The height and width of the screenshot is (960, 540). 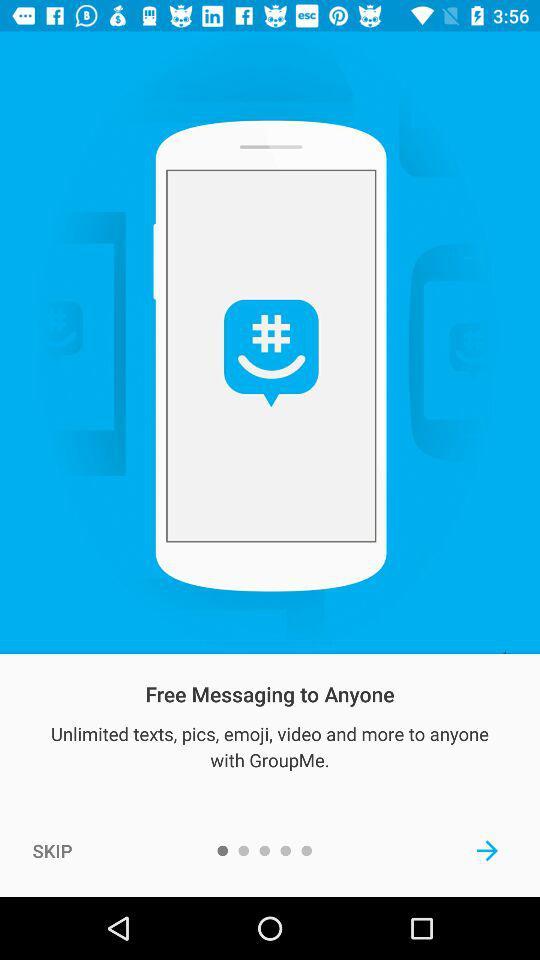 I want to click on the icon at the bottom left corner, so click(x=52, y=849).